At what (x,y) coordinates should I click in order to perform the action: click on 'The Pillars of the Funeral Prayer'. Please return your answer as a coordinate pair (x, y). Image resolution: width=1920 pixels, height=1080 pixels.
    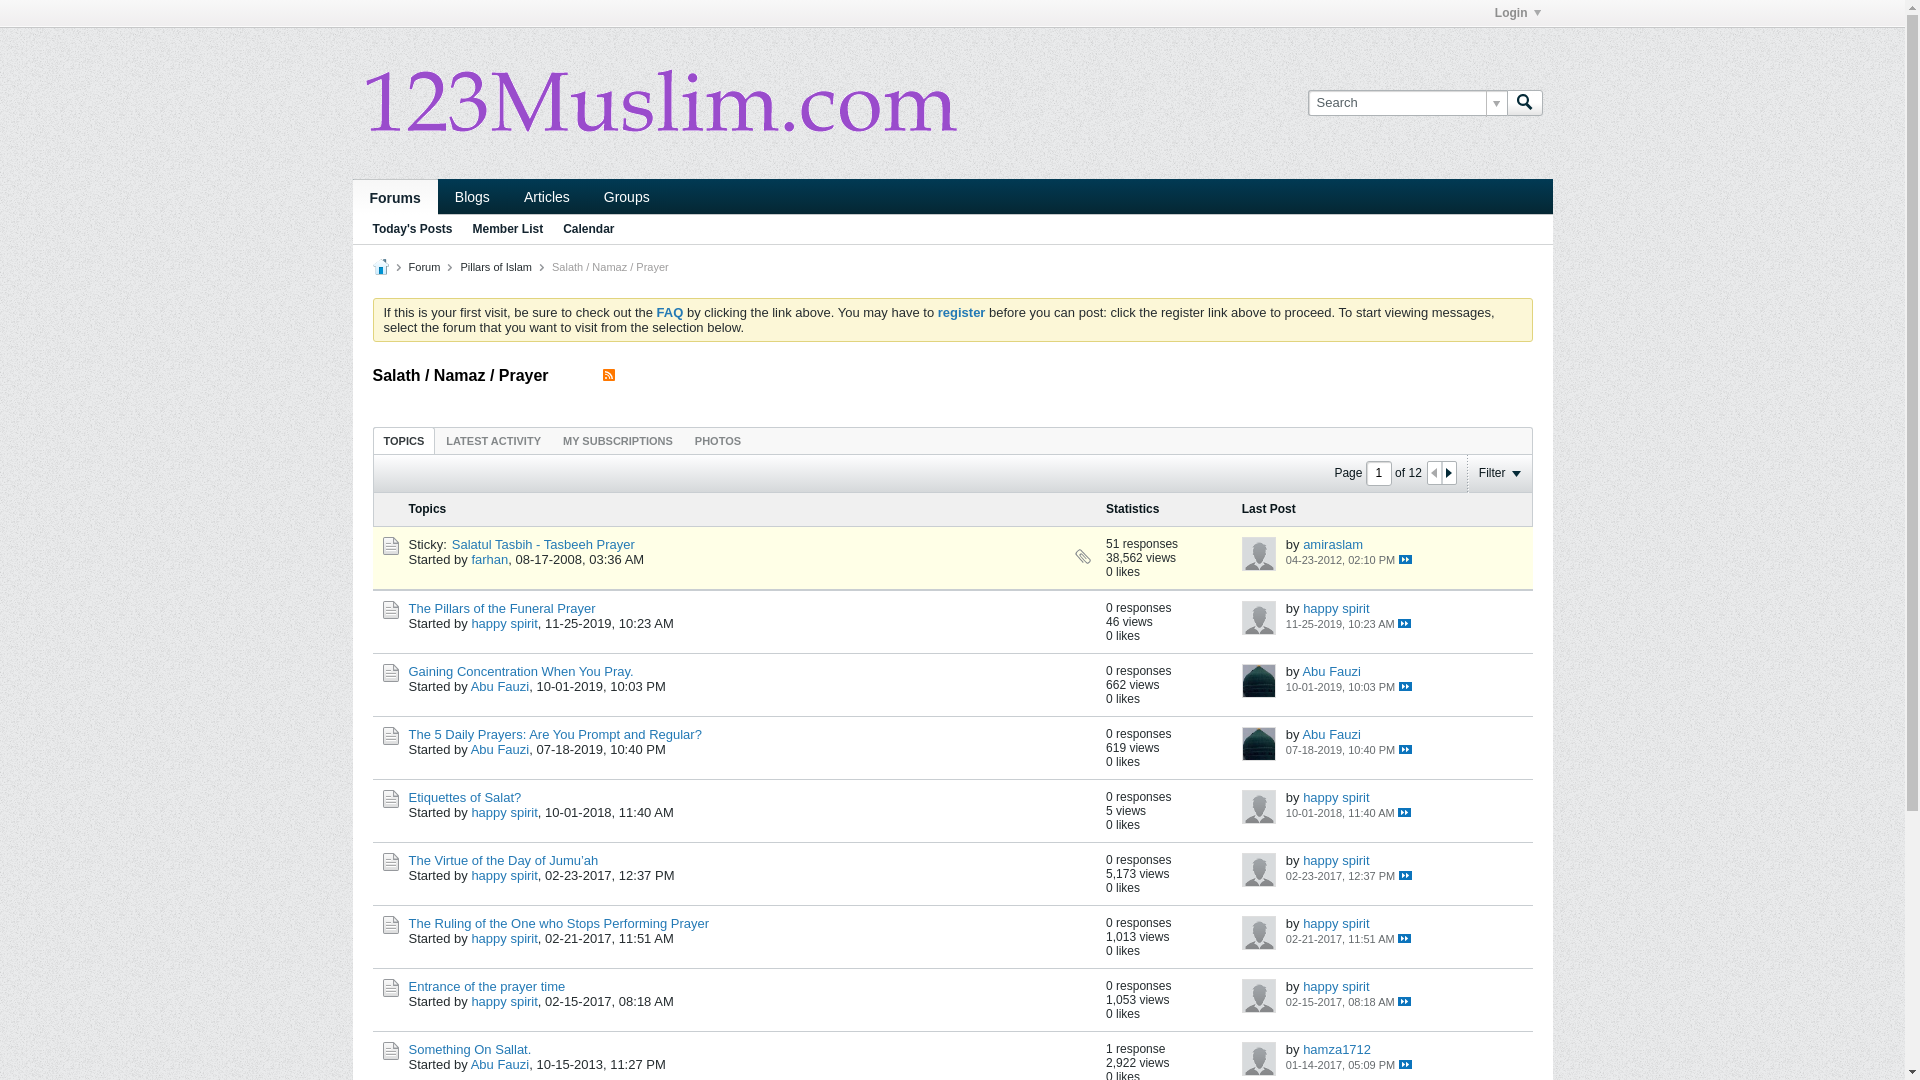
    Looking at the image, I should click on (501, 607).